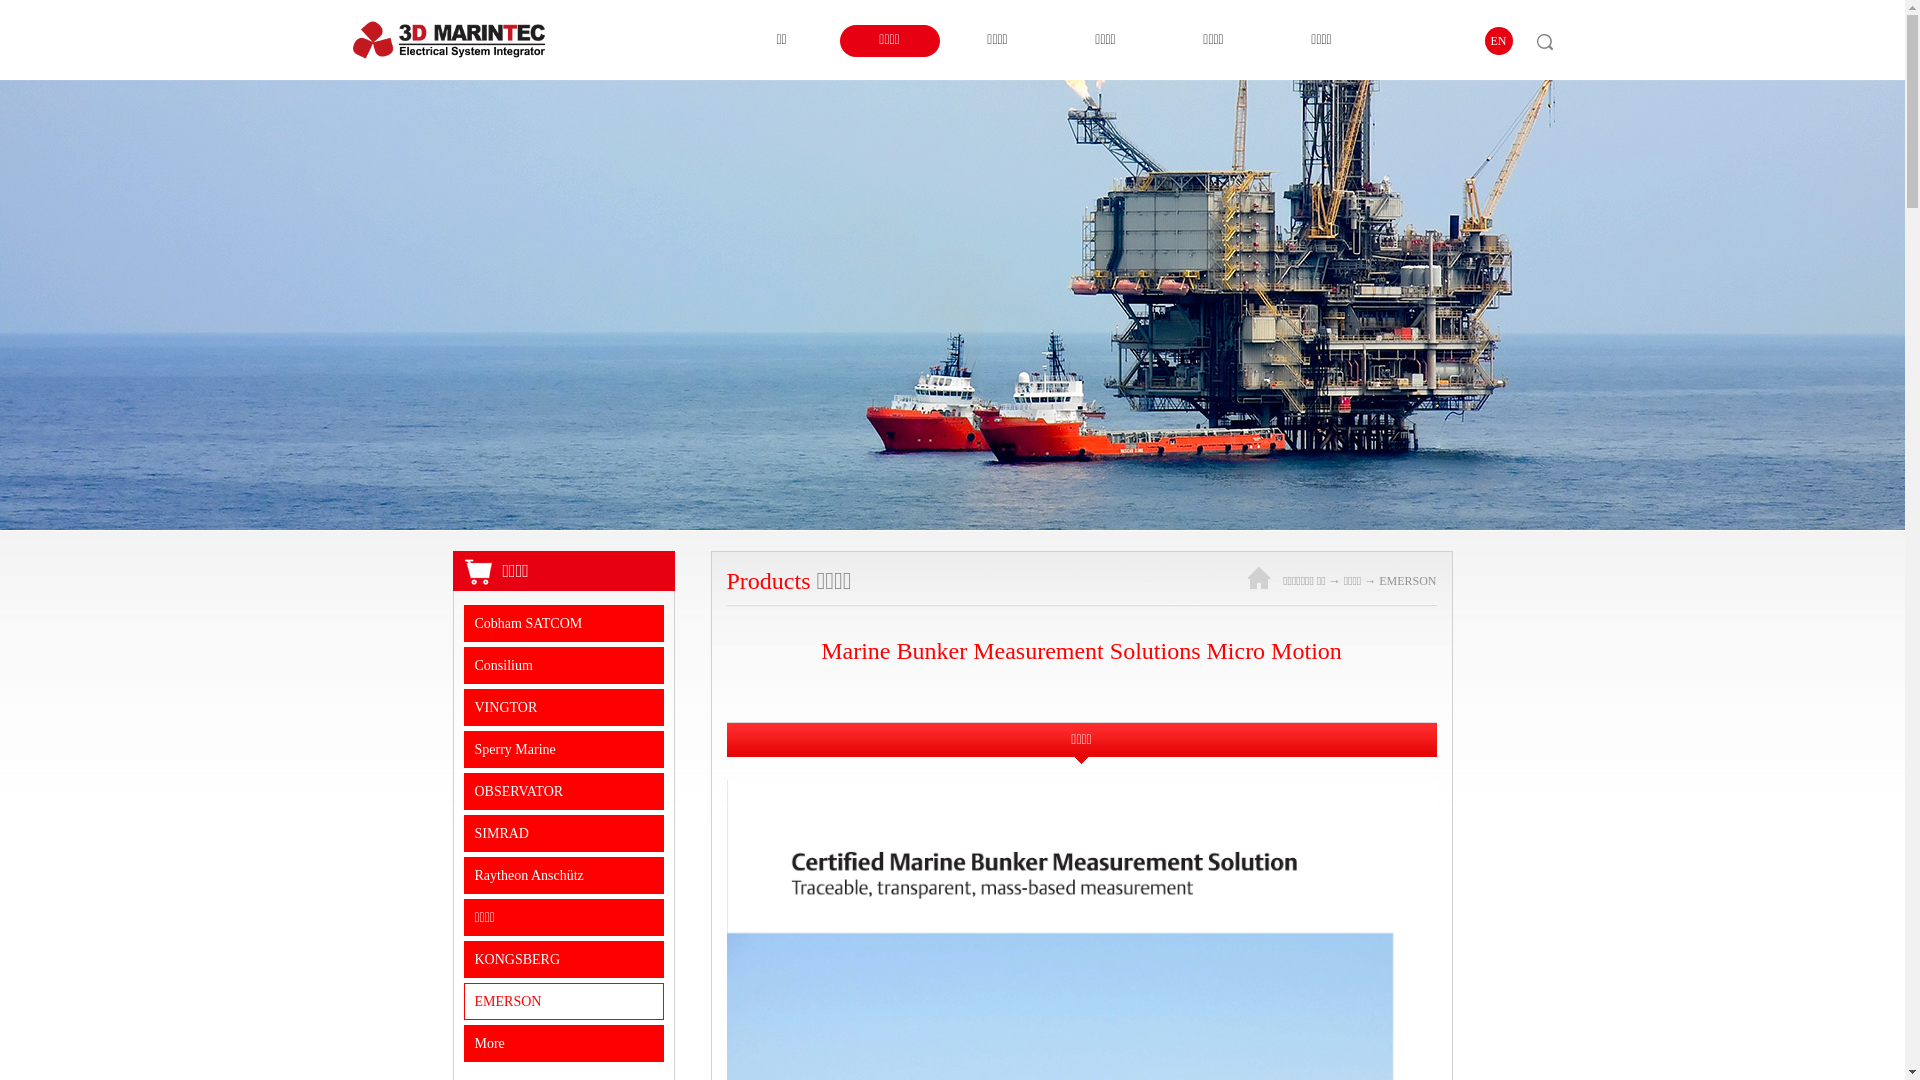  Describe the element at coordinates (1377, 581) in the screenshot. I see `'EMERSON'` at that location.